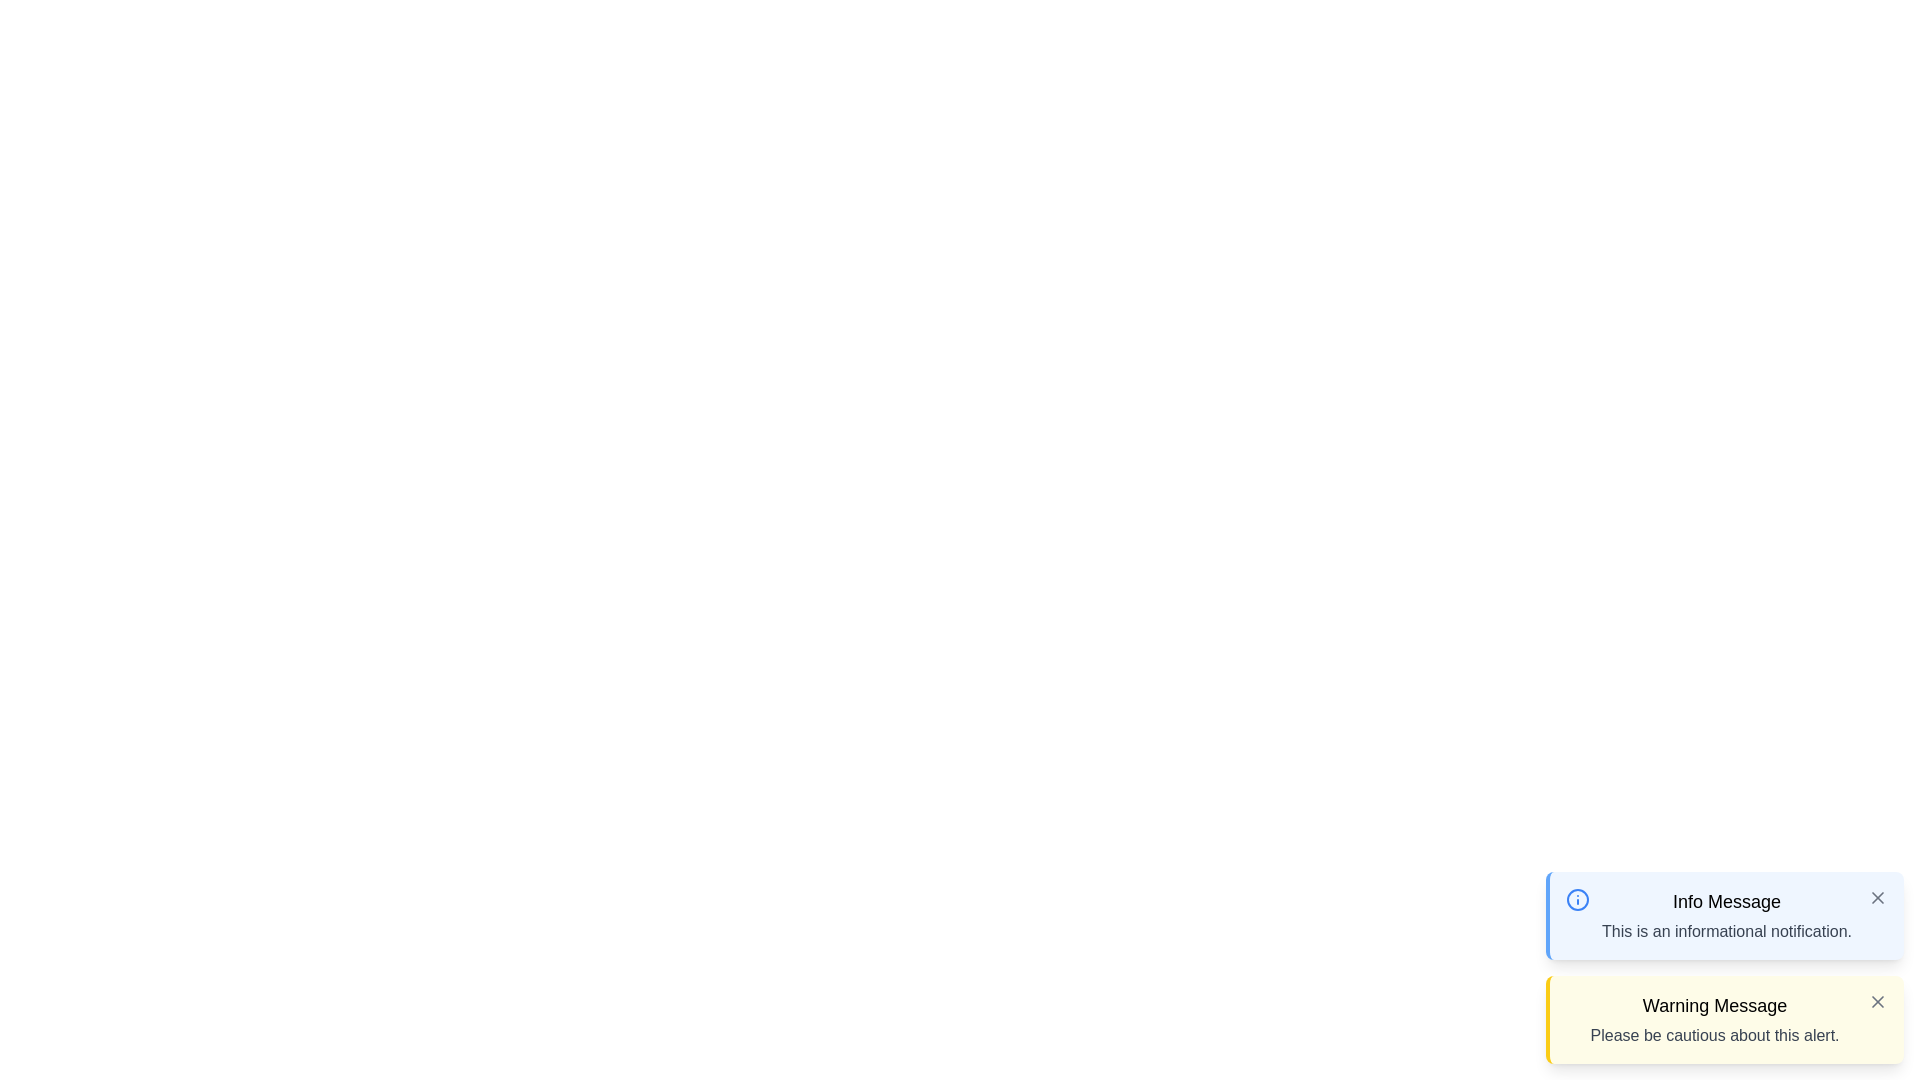 The width and height of the screenshot is (1920, 1080). I want to click on the 'X' button in the top-right corner of the 'Warning Message' alert, so click(1876, 1002).